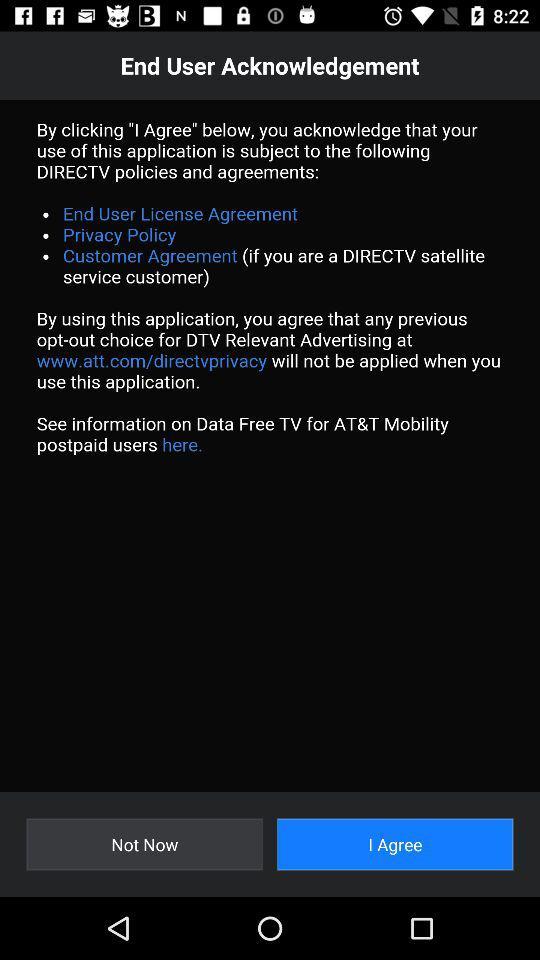  Describe the element at coordinates (270, 445) in the screenshot. I see `user recognition` at that location.